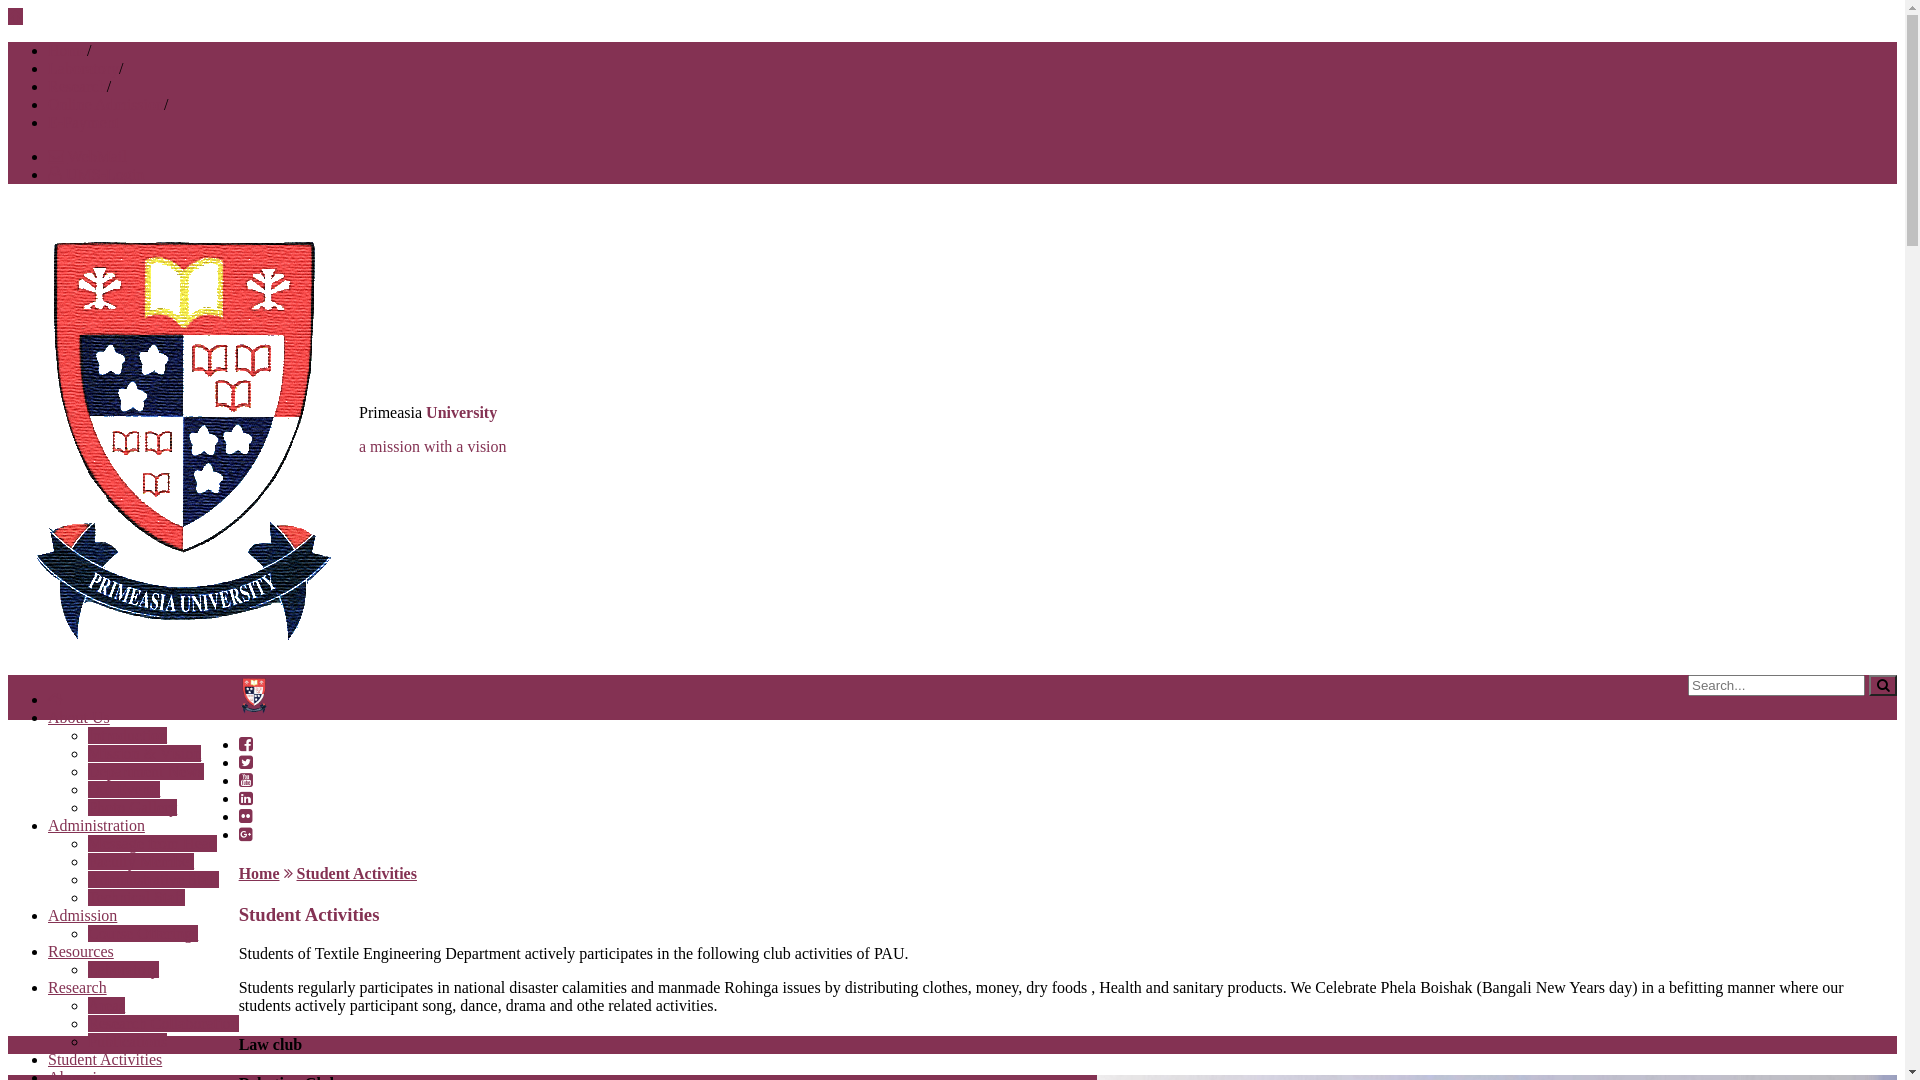  I want to click on 'Research', so click(77, 986).